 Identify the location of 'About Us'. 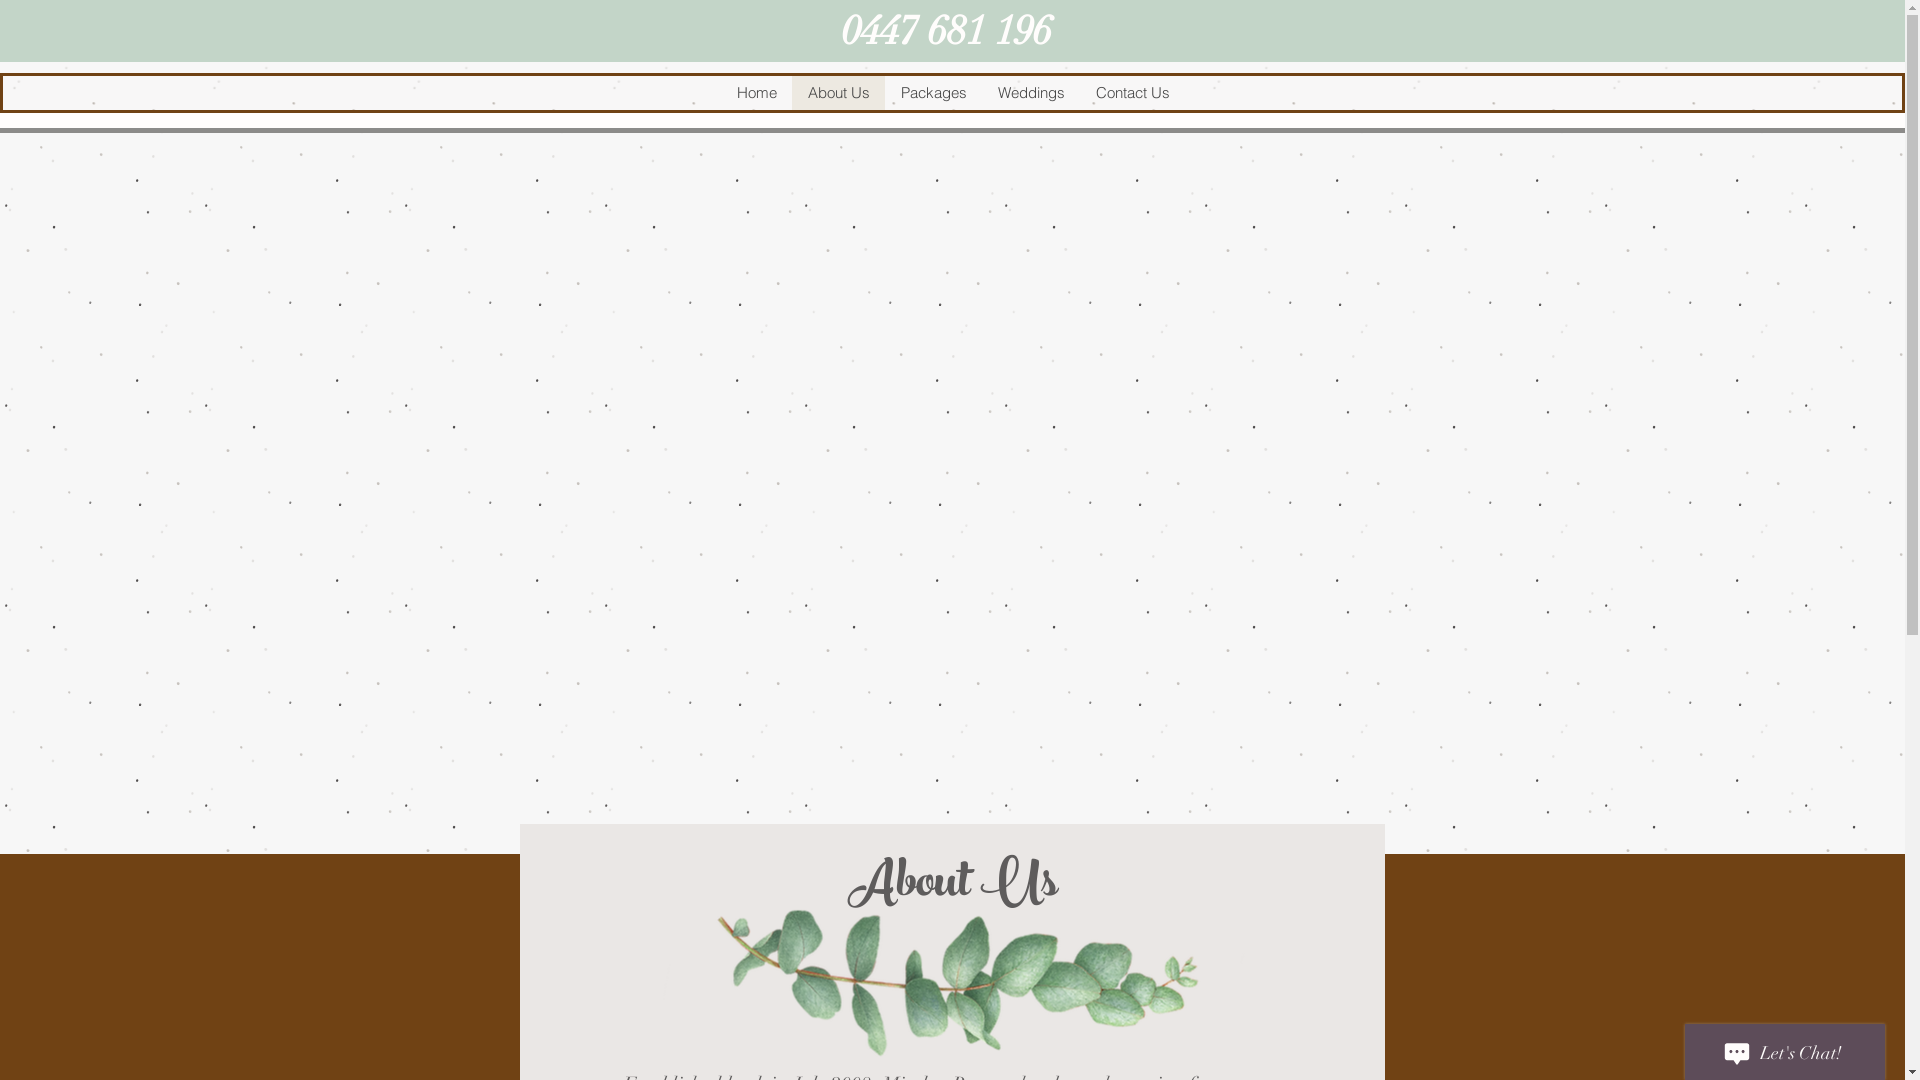
(838, 92).